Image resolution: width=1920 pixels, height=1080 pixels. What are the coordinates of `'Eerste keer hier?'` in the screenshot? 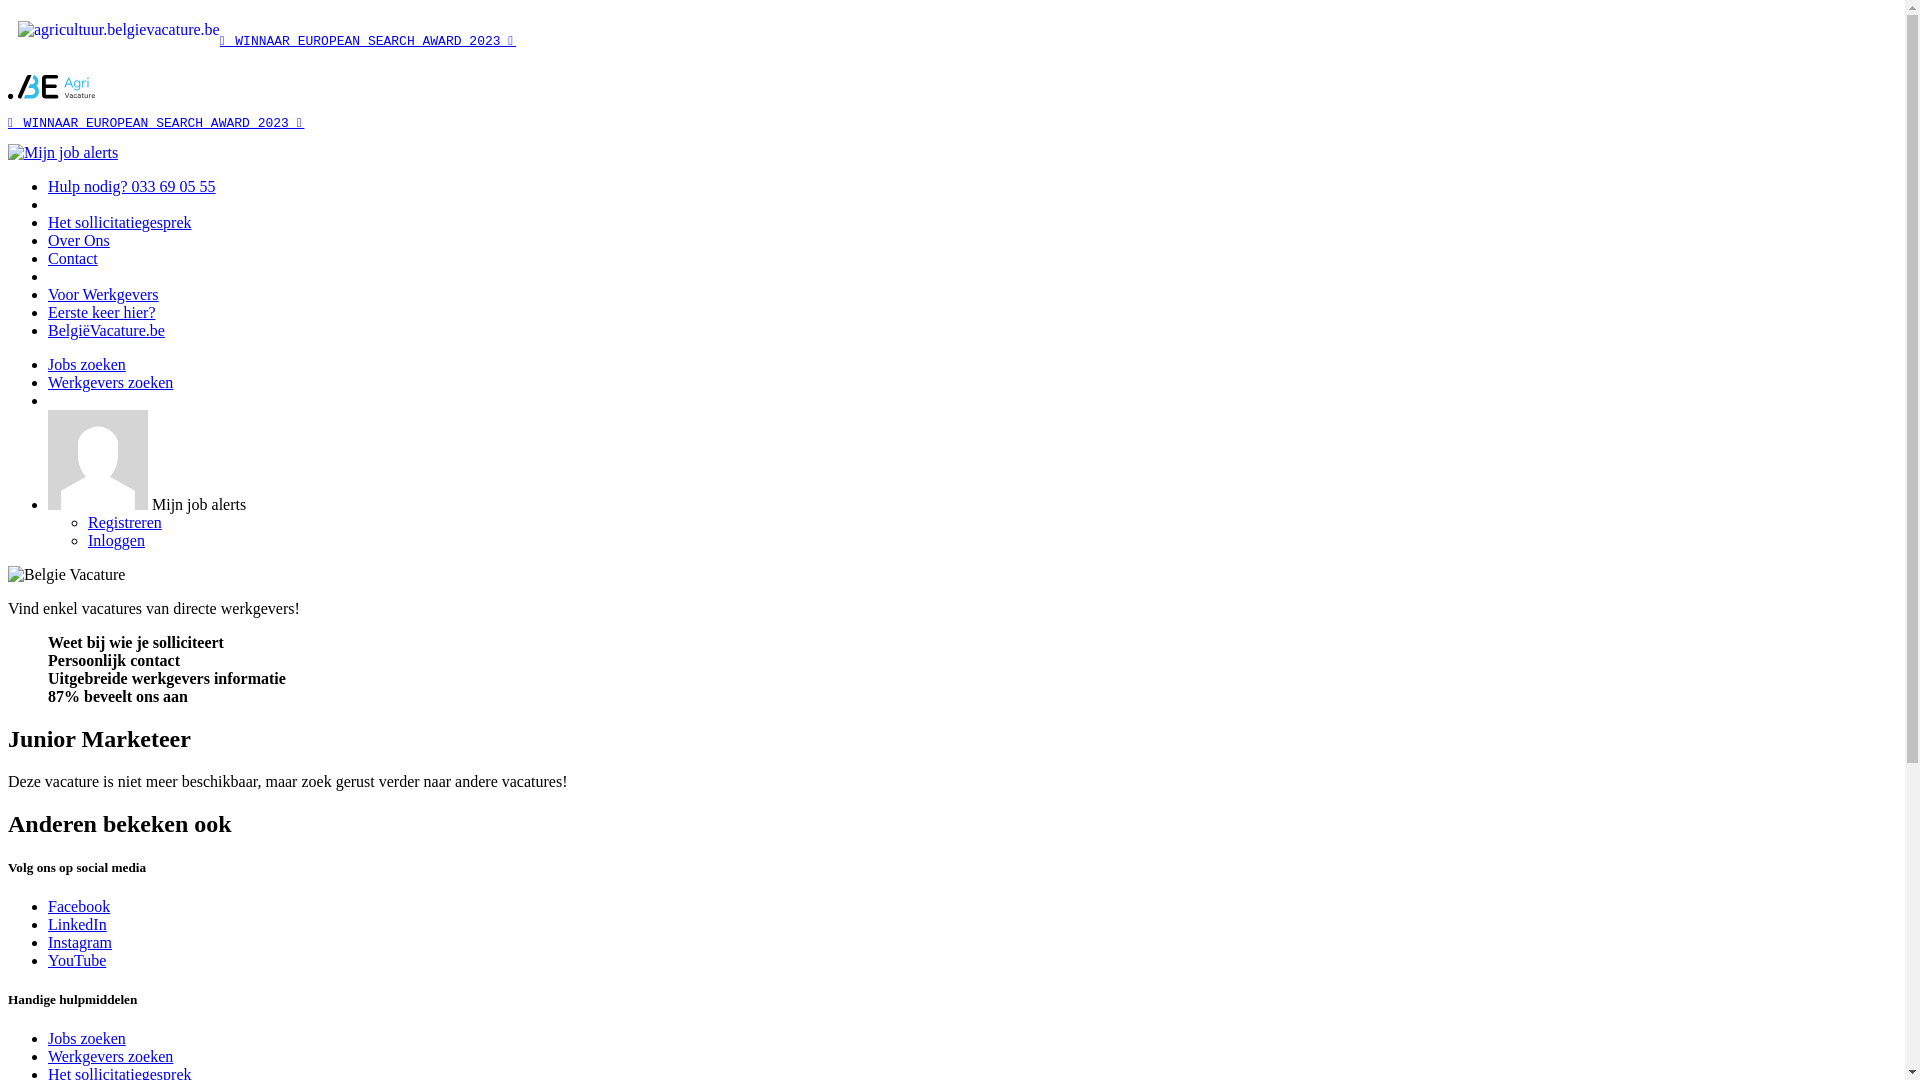 It's located at (100, 312).